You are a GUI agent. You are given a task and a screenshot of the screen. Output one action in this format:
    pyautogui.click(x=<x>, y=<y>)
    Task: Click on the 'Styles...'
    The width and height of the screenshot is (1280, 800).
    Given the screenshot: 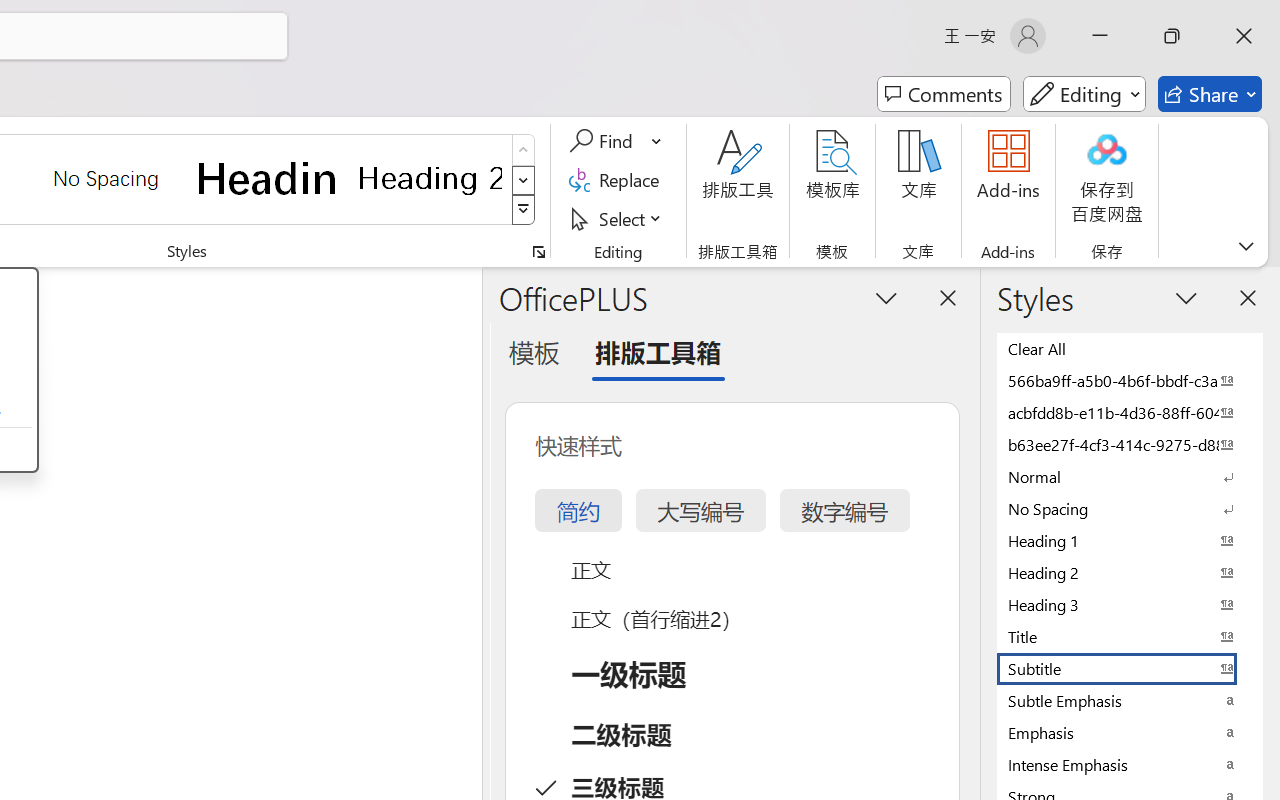 What is the action you would take?
    pyautogui.click(x=538, y=251)
    